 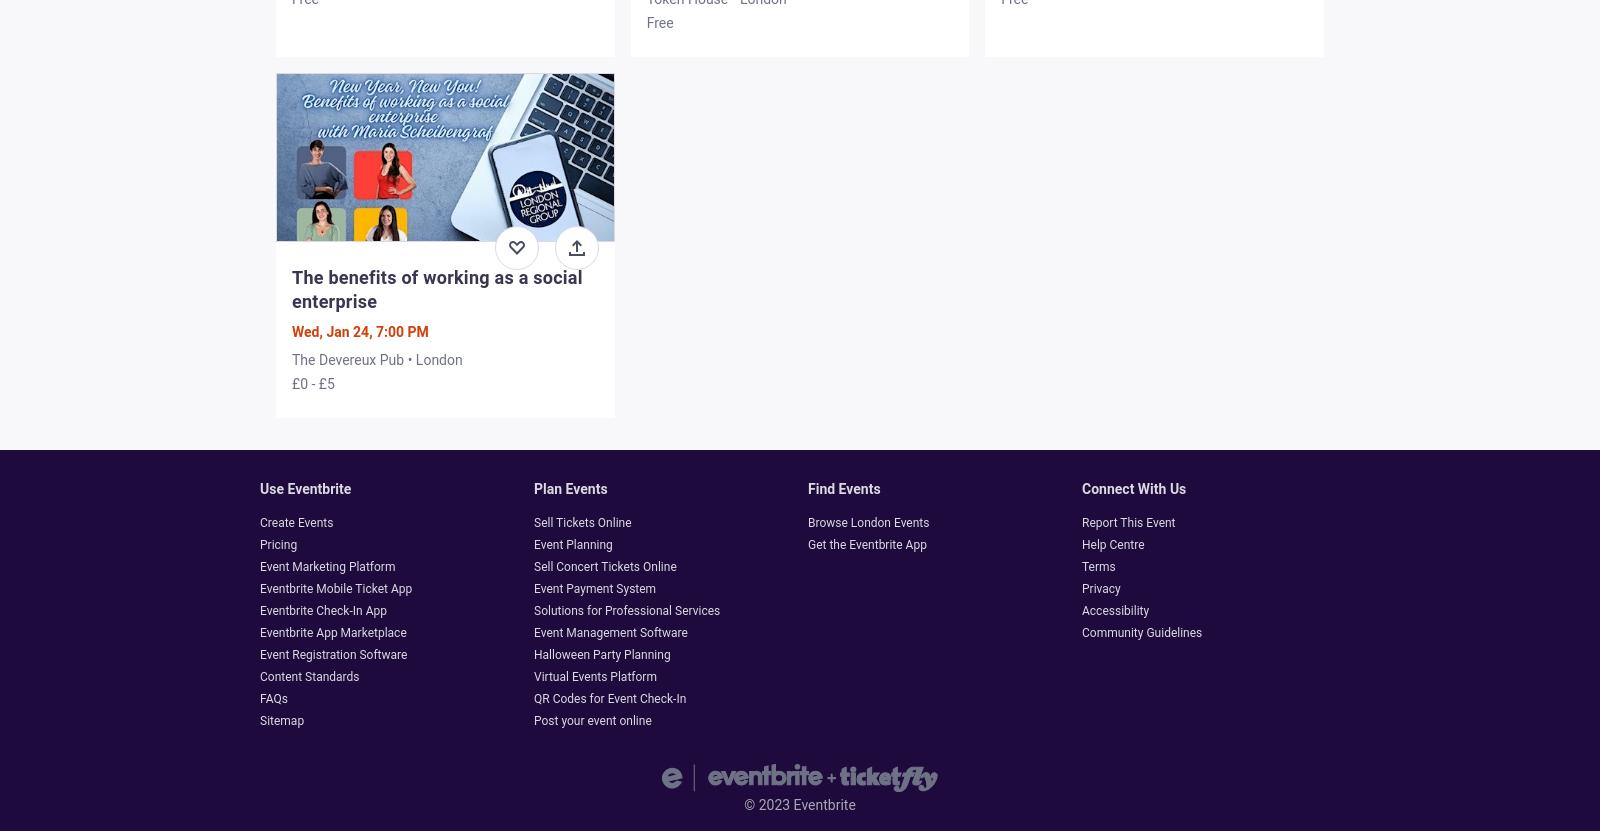 I want to click on 'Eventbrite App Marketplace', so click(x=332, y=631).